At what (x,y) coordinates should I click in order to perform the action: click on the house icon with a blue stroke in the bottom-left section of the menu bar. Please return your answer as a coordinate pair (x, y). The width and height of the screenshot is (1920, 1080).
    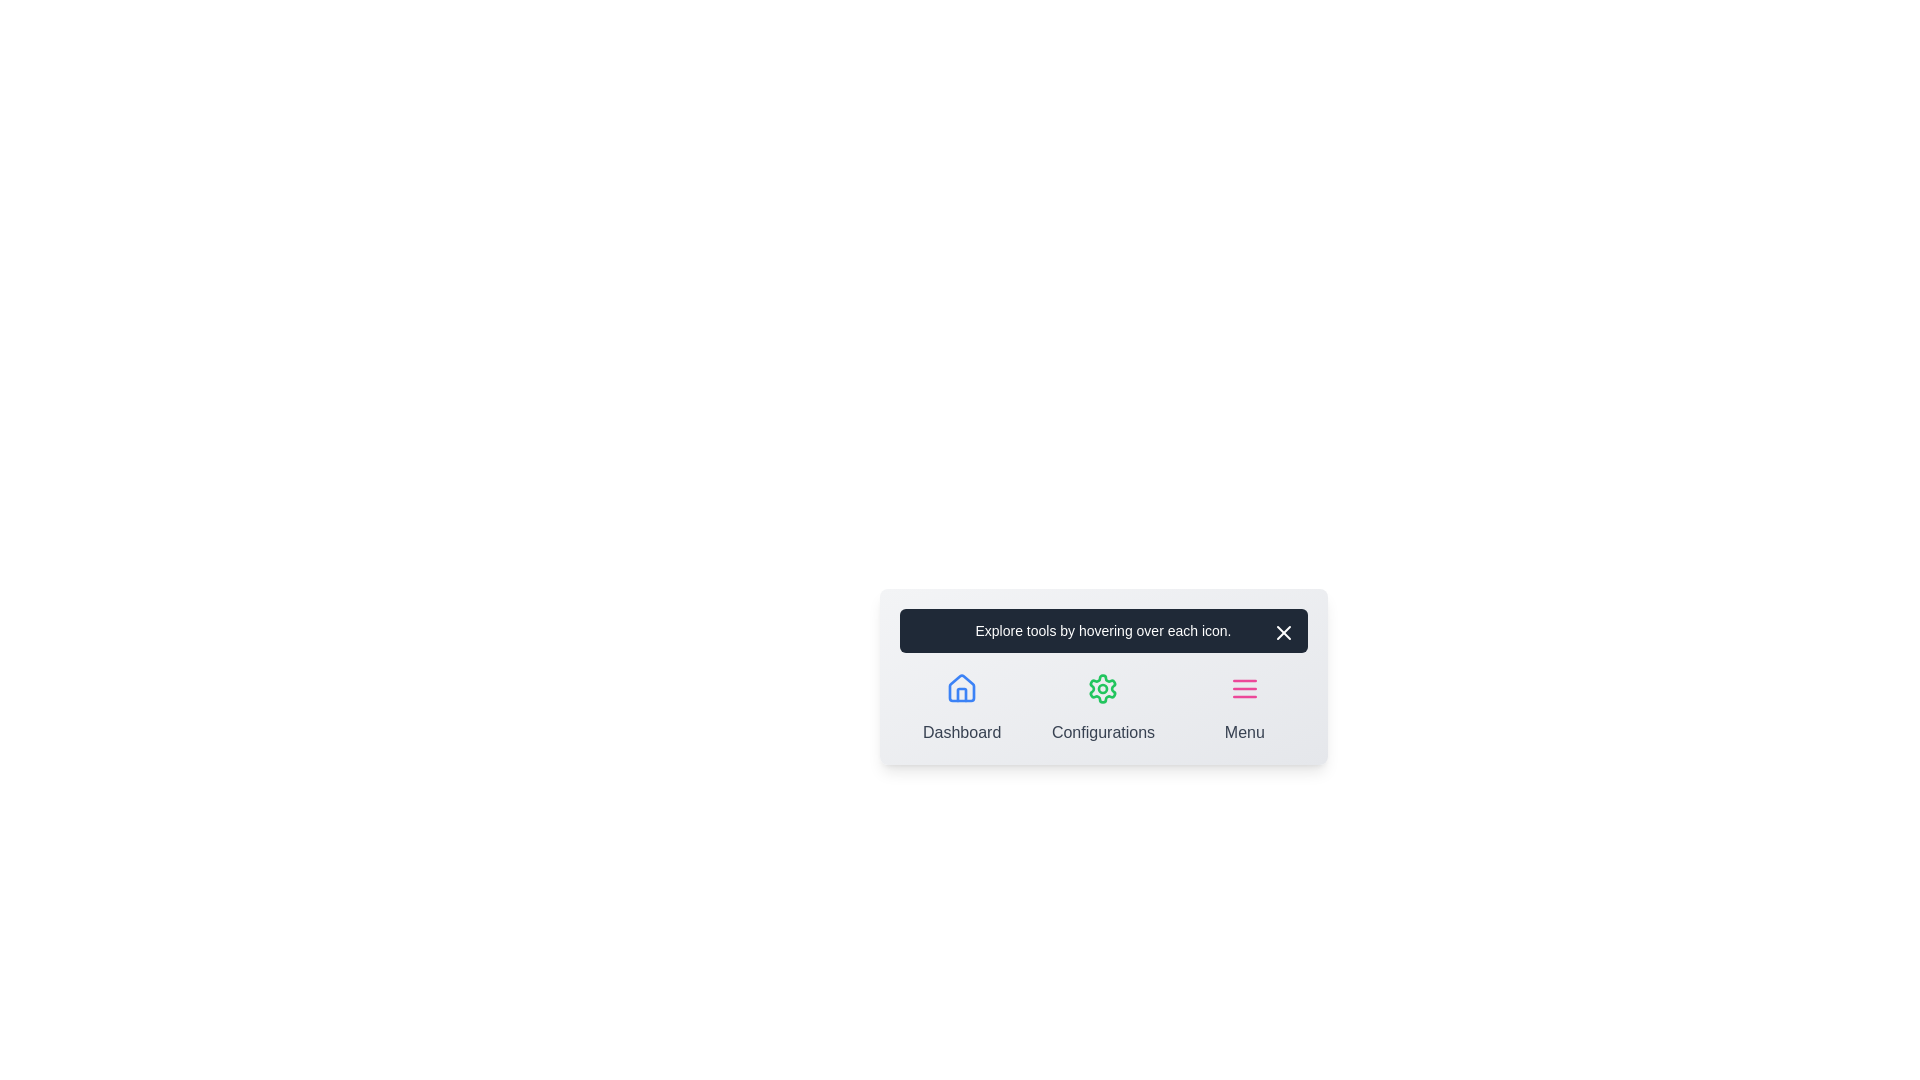
    Looking at the image, I should click on (962, 688).